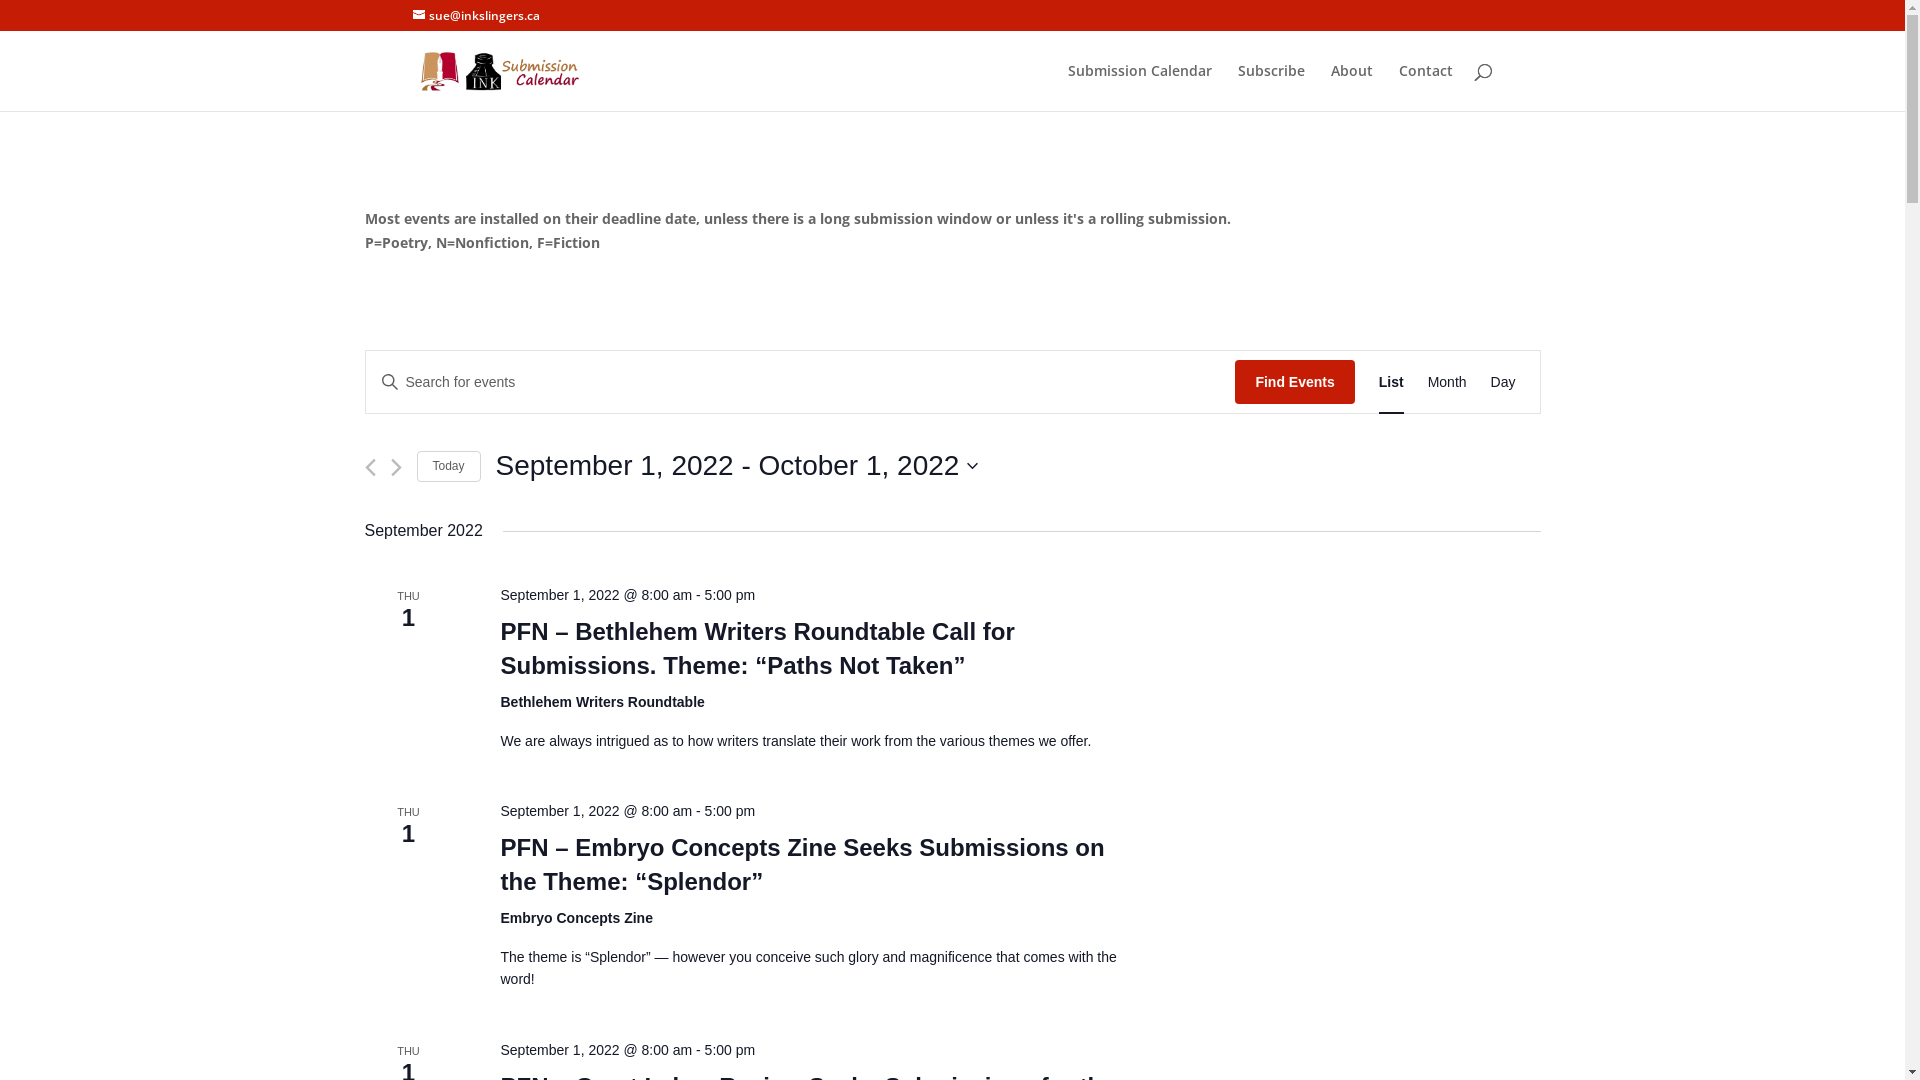 Image resolution: width=1920 pixels, height=1080 pixels. Describe the element at coordinates (411, 15) in the screenshot. I see `'sue@inkslingers.ca'` at that location.